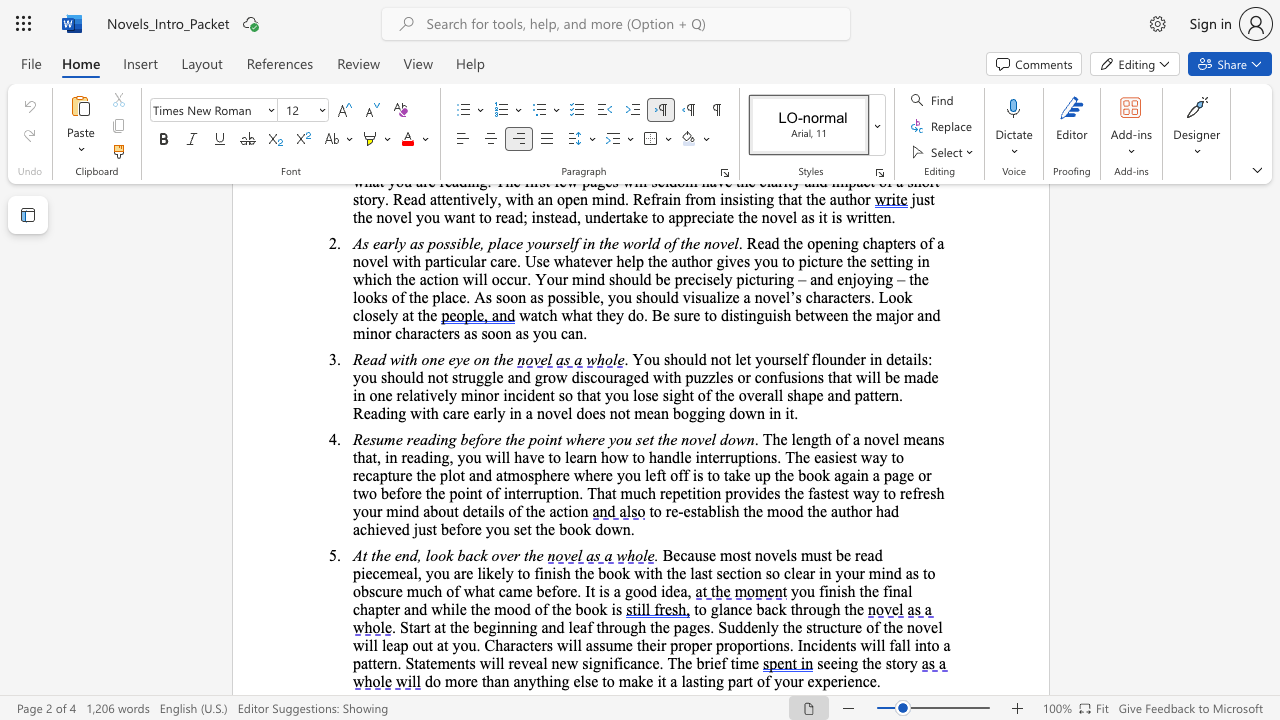 The height and width of the screenshot is (720, 1280). I want to click on the subset text "e fastest" within the text "the fastest way to refresh your mind about details of the action", so click(795, 493).